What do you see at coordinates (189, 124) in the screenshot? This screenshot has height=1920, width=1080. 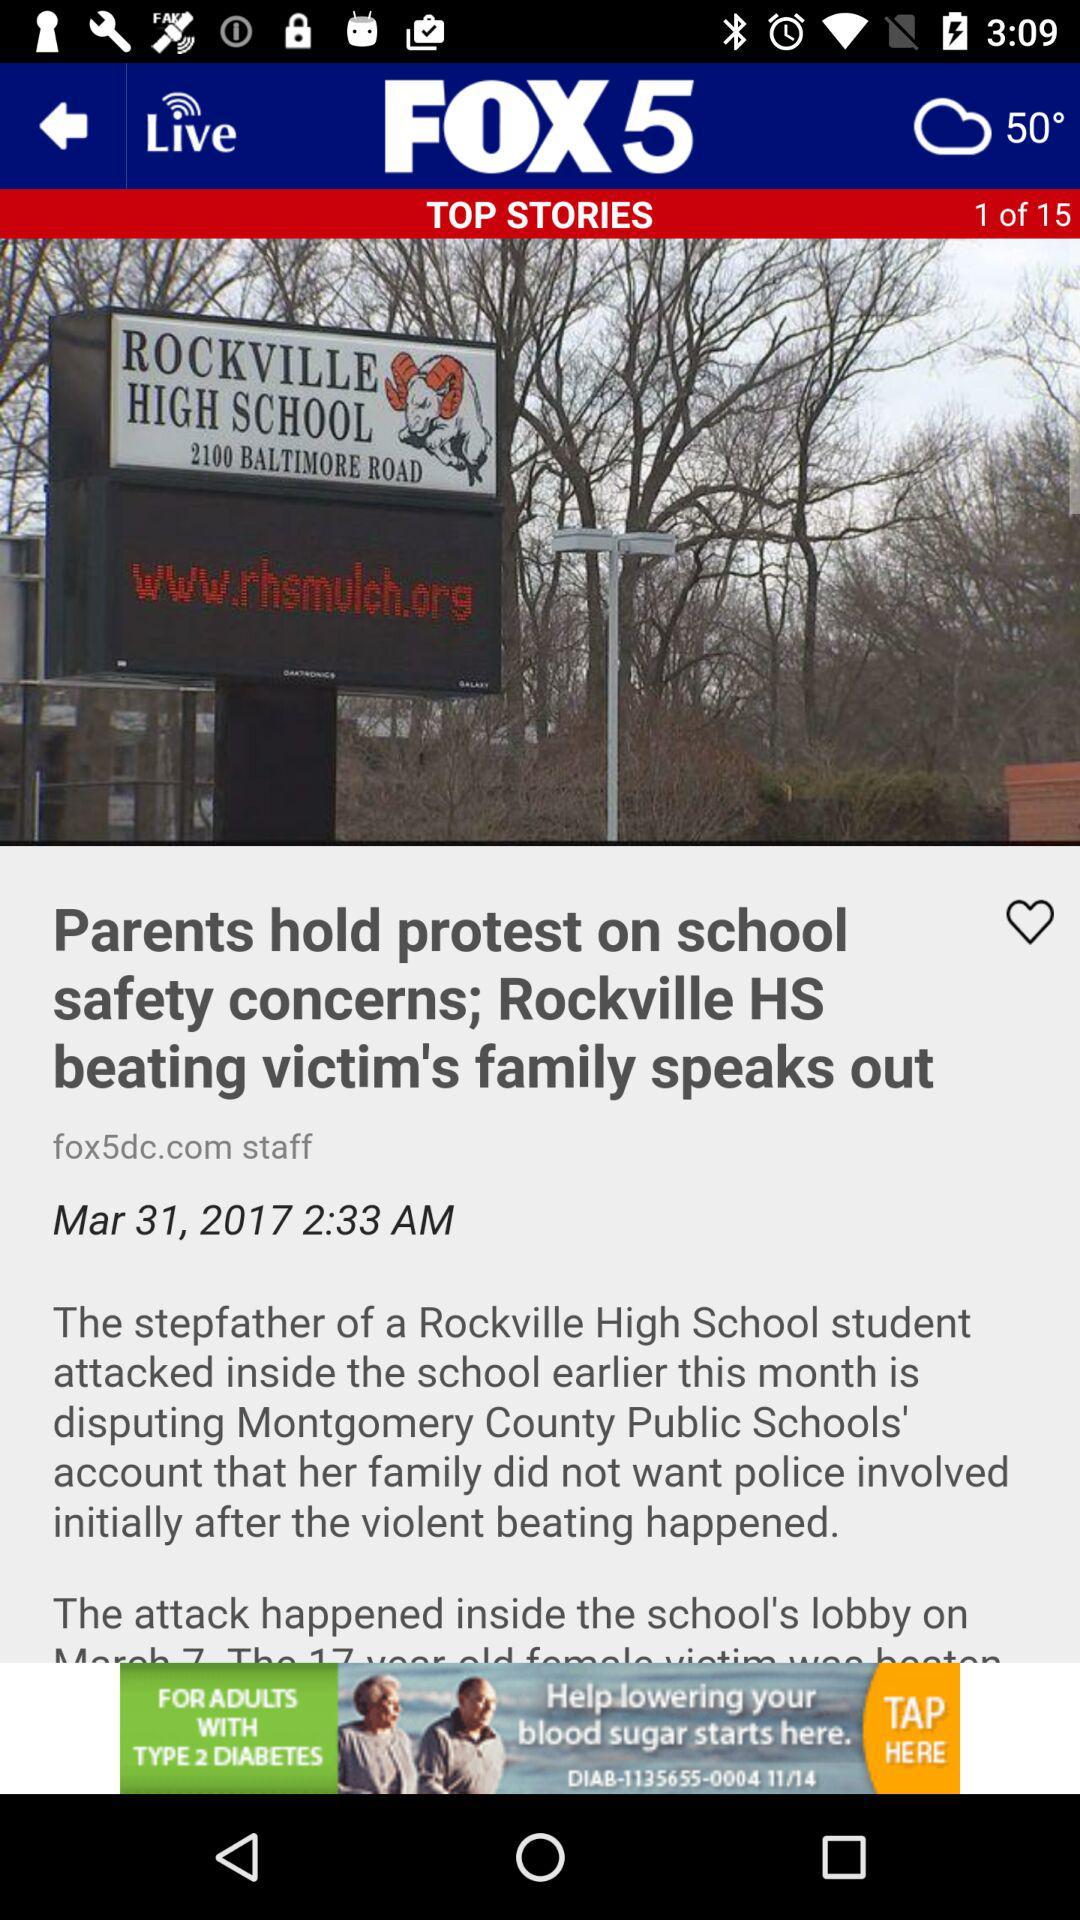 I see `wifi option` at bounding box center [189, 124].